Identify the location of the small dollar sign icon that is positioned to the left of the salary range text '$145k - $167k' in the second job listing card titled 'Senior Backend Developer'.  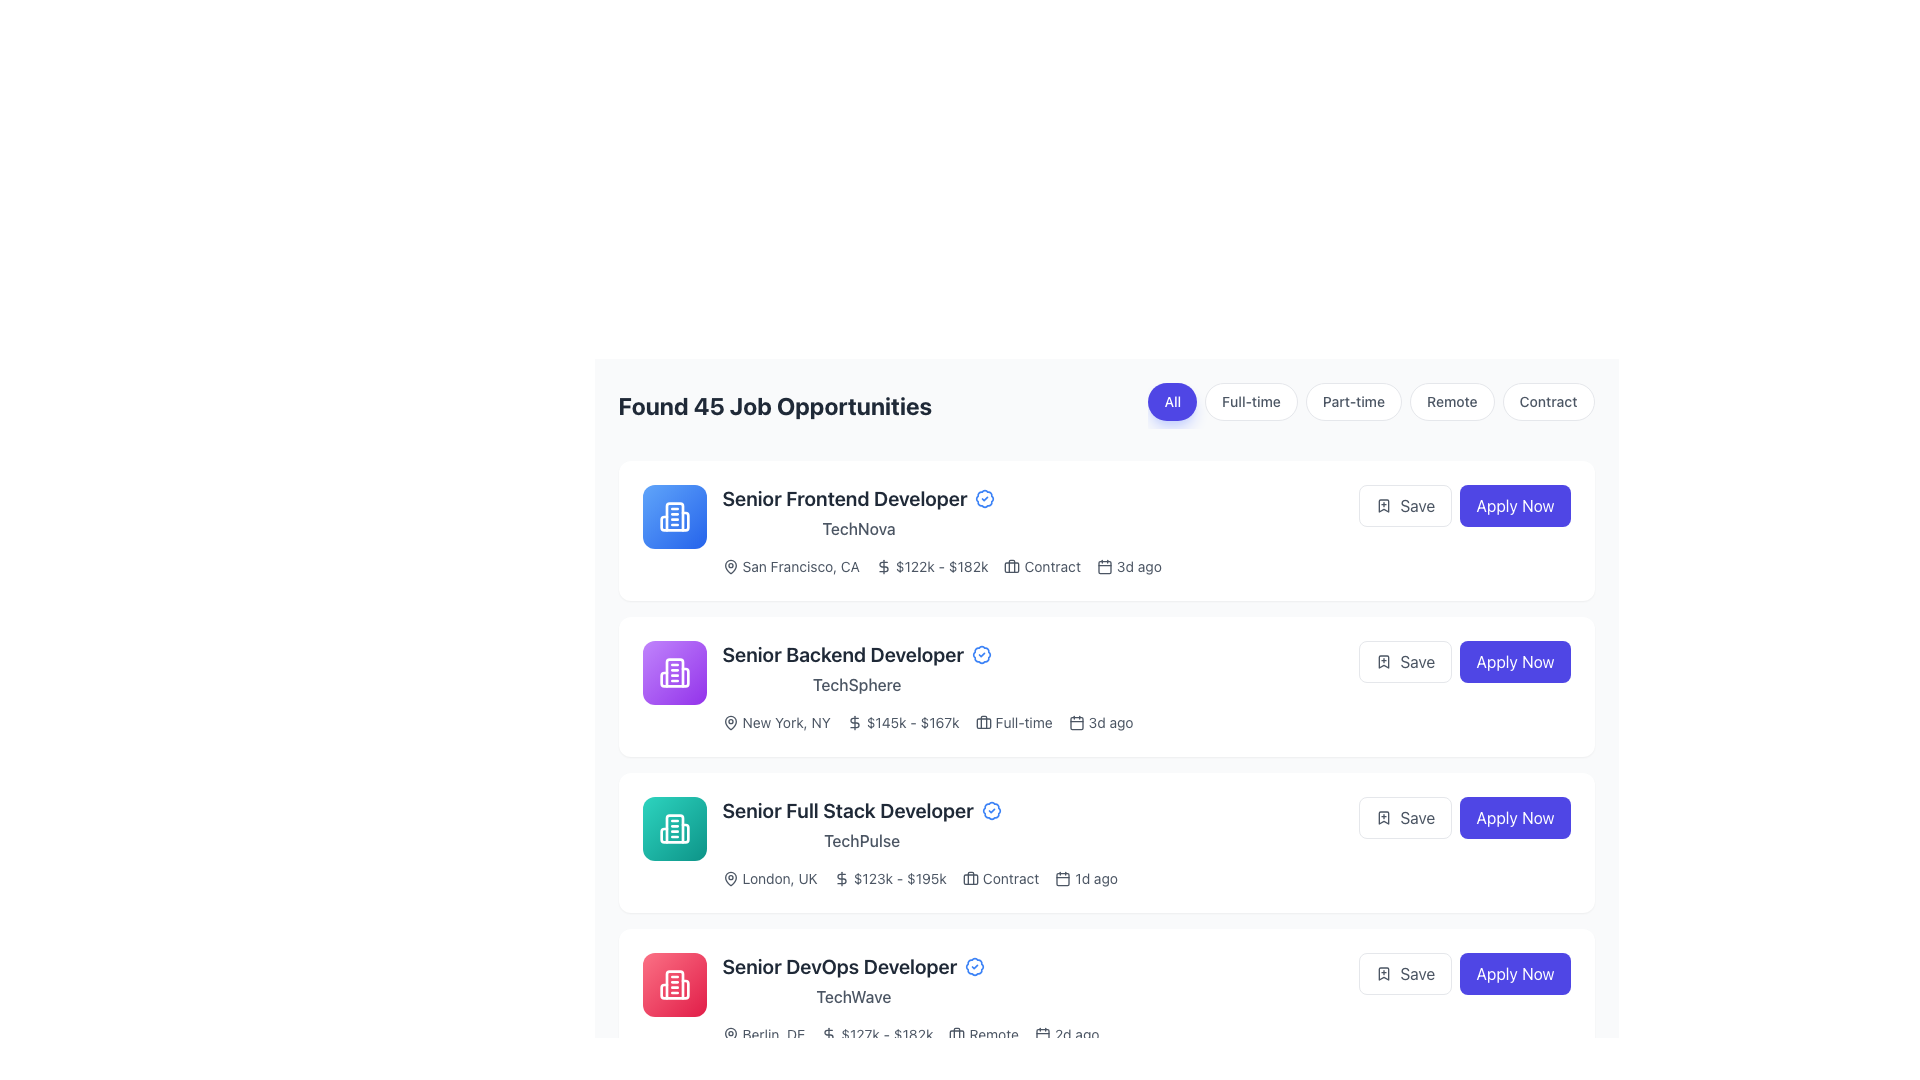
(854, 722).